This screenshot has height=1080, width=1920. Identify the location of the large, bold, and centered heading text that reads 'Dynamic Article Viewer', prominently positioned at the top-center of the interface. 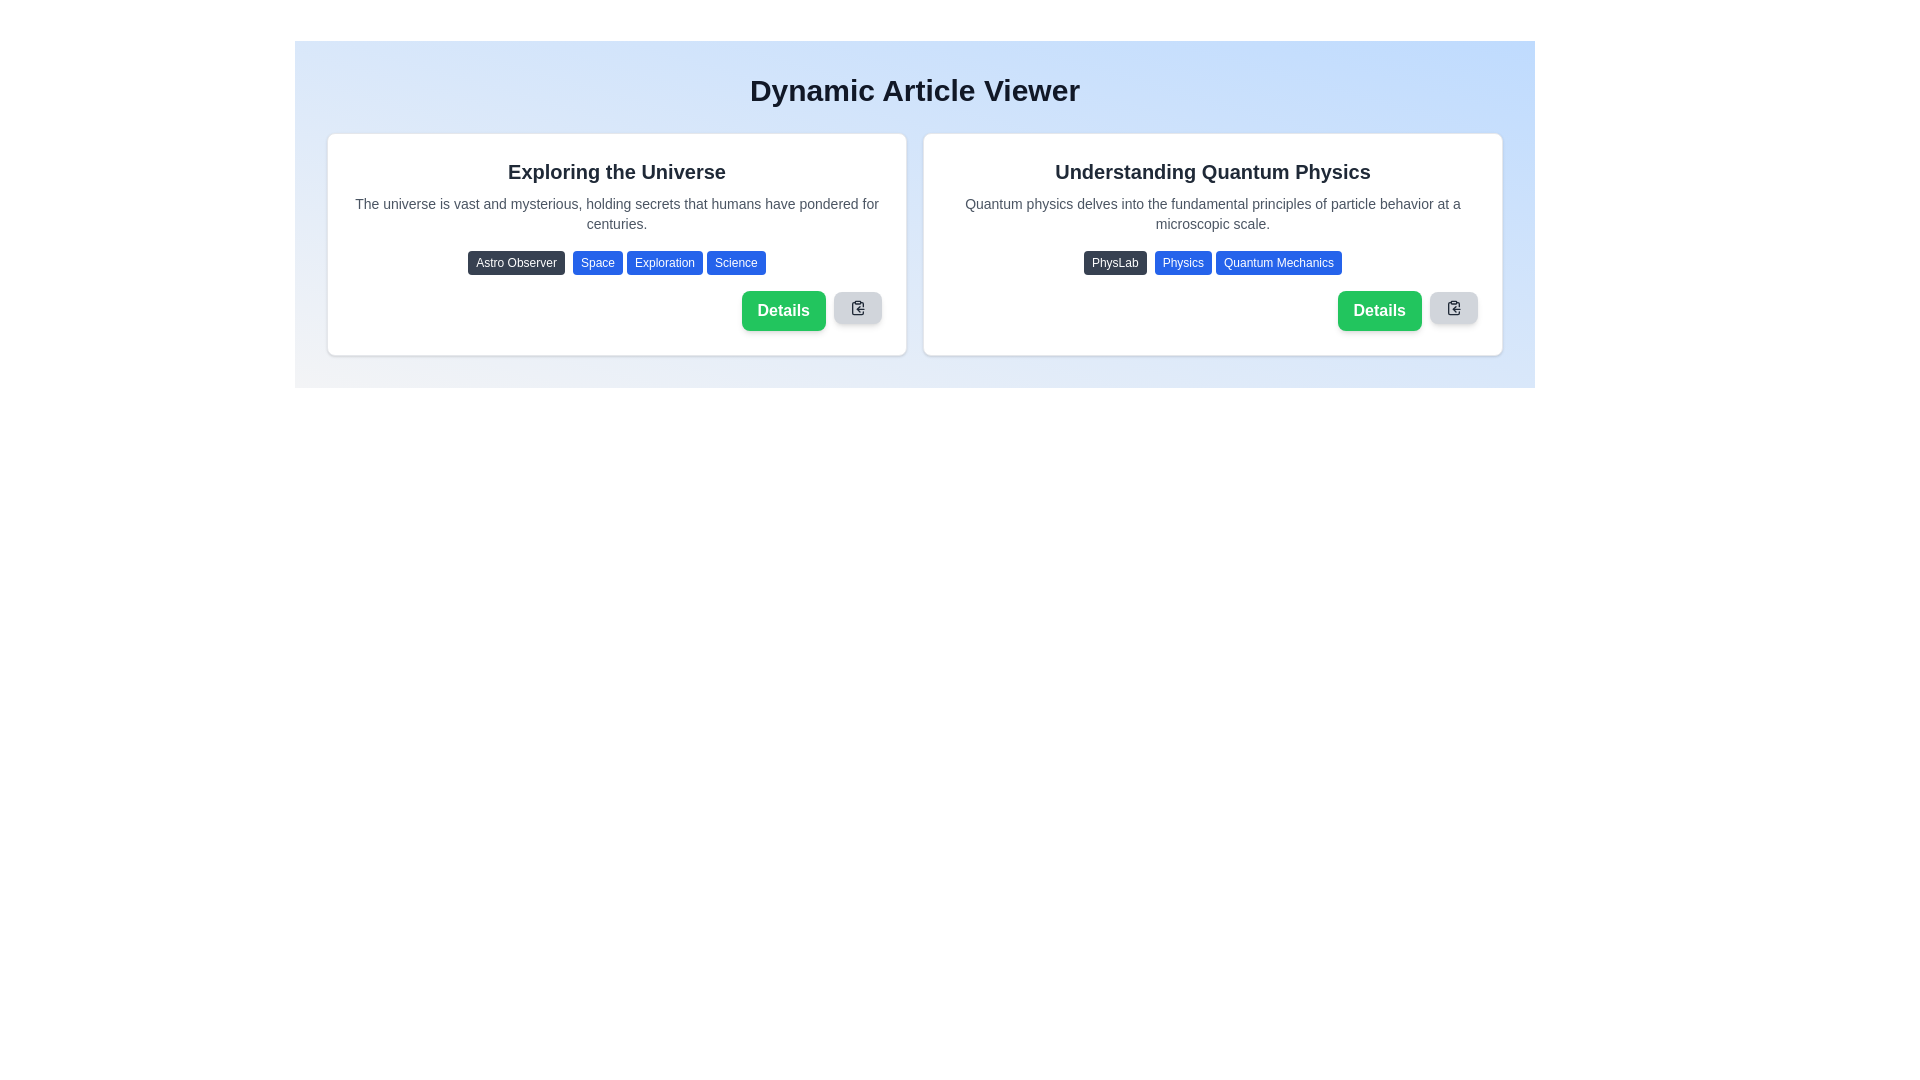
(914, 91).